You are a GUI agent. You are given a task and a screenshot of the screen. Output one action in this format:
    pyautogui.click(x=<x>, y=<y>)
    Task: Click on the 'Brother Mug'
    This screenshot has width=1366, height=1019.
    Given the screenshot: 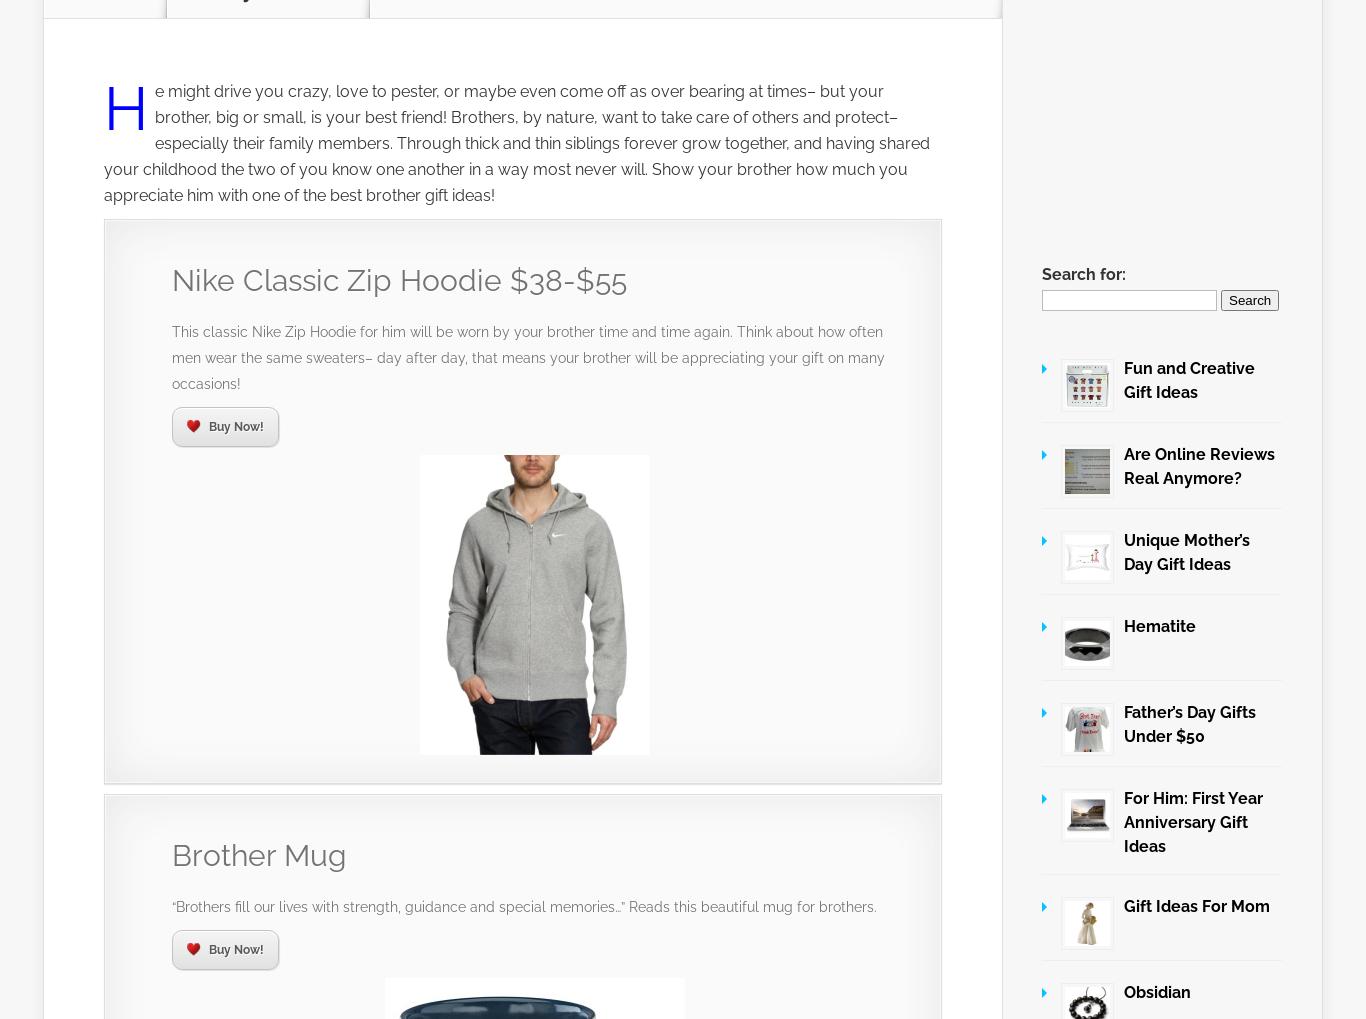 What is the action you would take?
    pyautogui.click(x=259, y=854)
    